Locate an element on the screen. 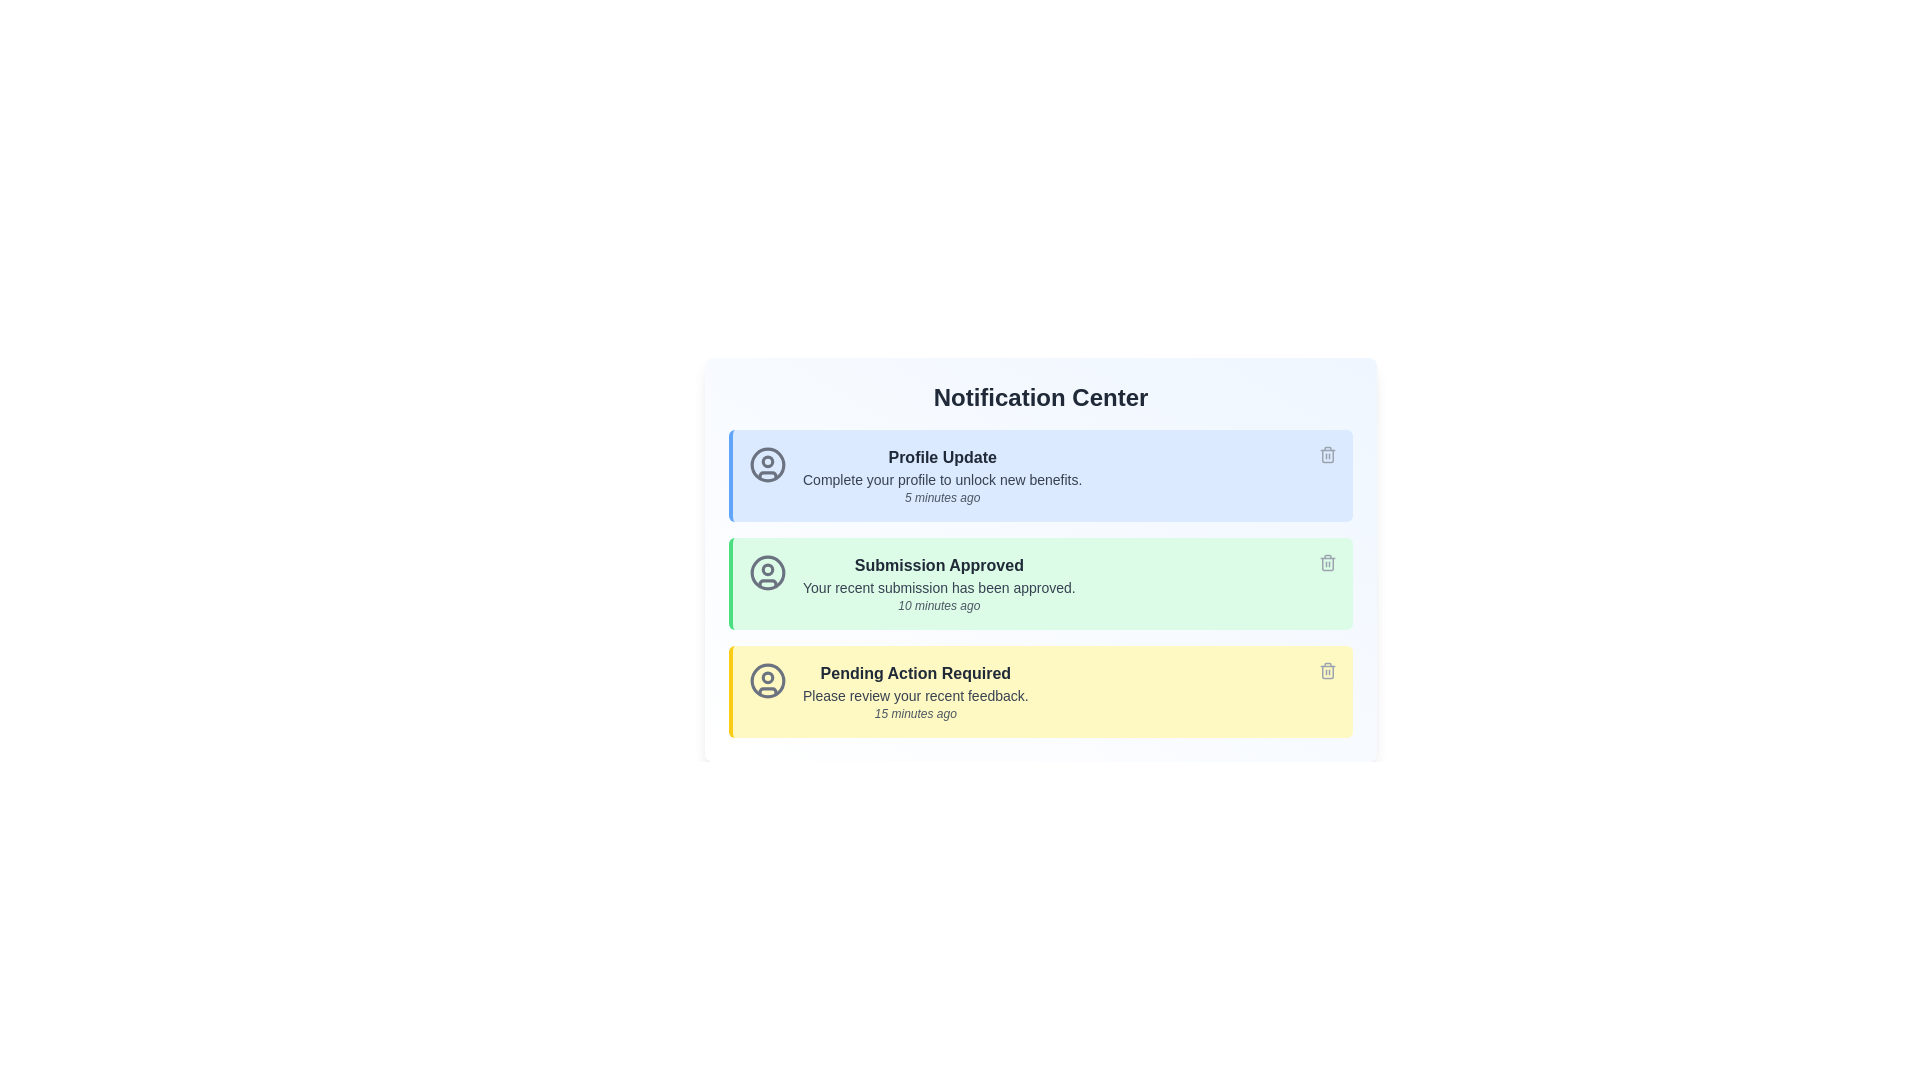  the small circular shape representing a part of the user profile icon located centrally within the topmost blue notification card is located at coordinates (767, 461).